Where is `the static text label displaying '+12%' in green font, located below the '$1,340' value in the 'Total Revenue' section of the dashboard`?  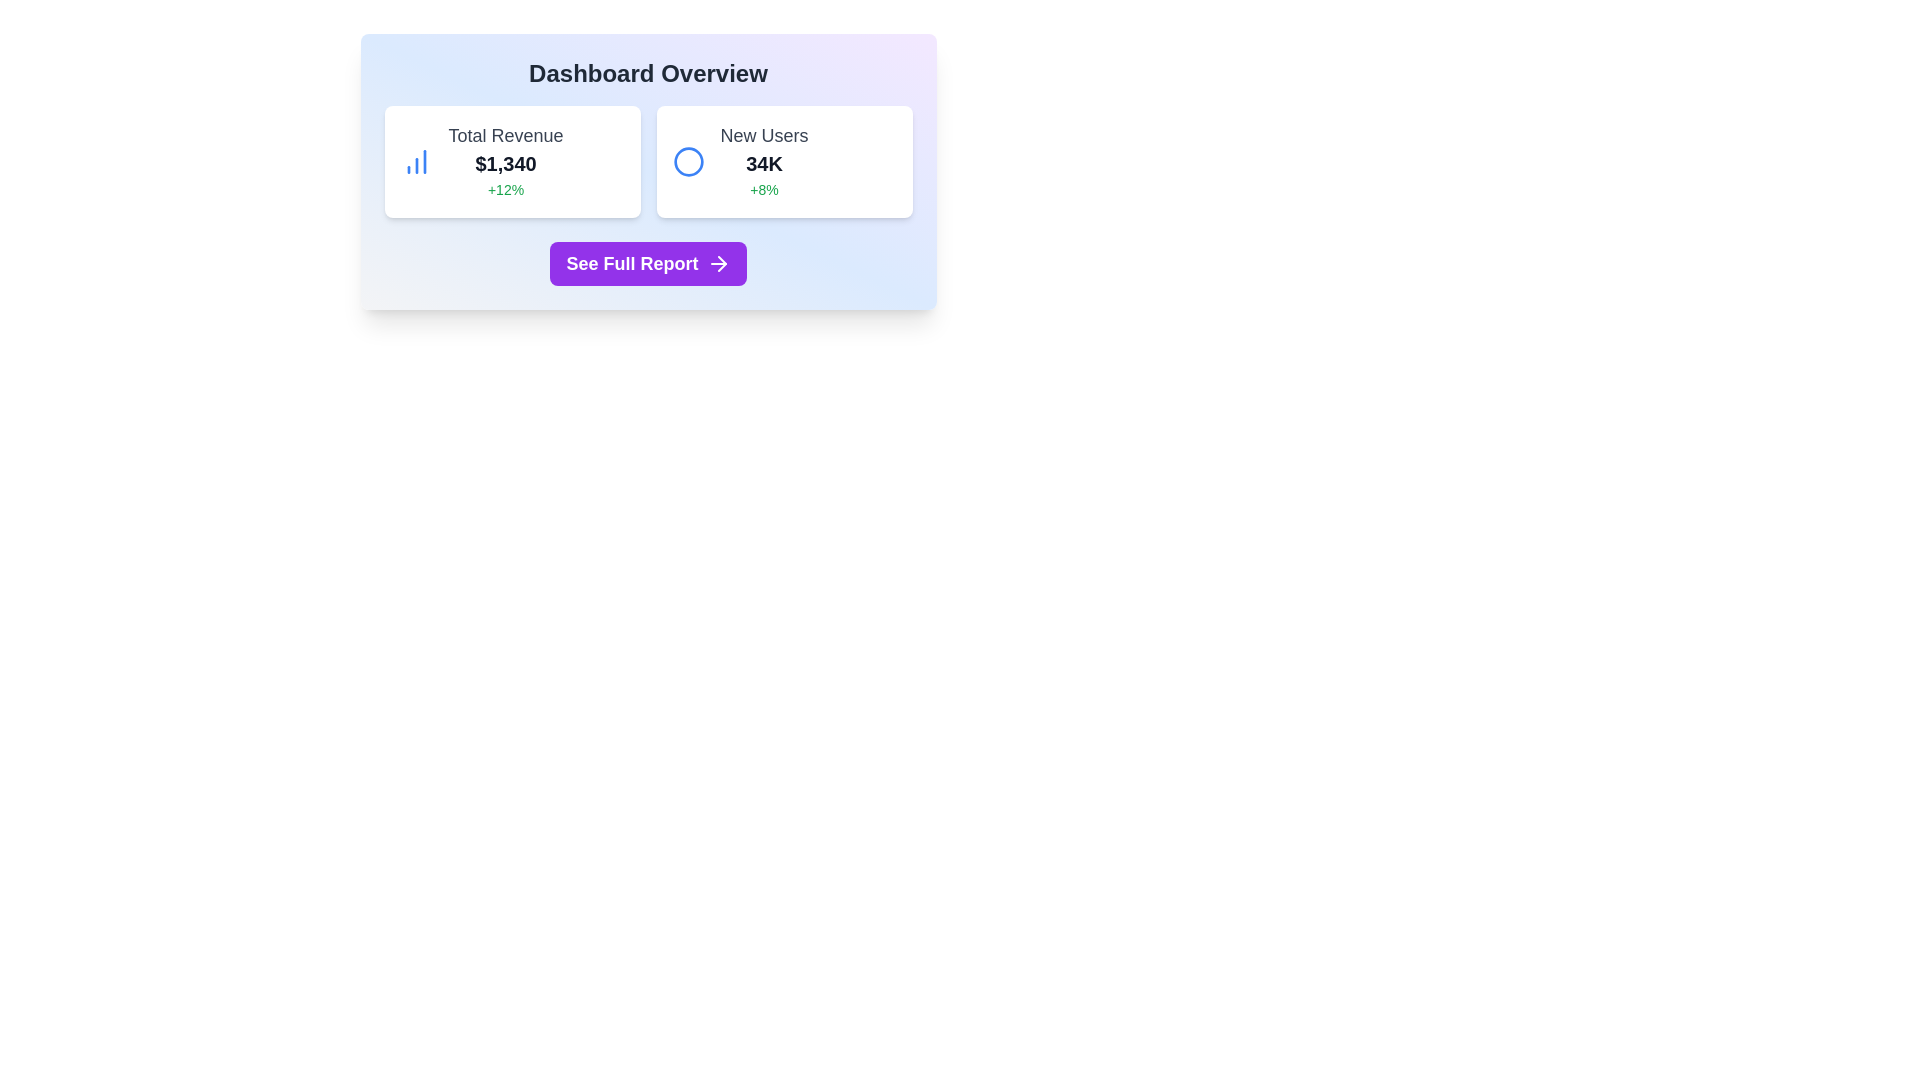
the static text label displaying '+12%' in green font, located below the '$1,340' value in the 'Total Revenue' section of the dashboard is located at coordinates (506, 189).